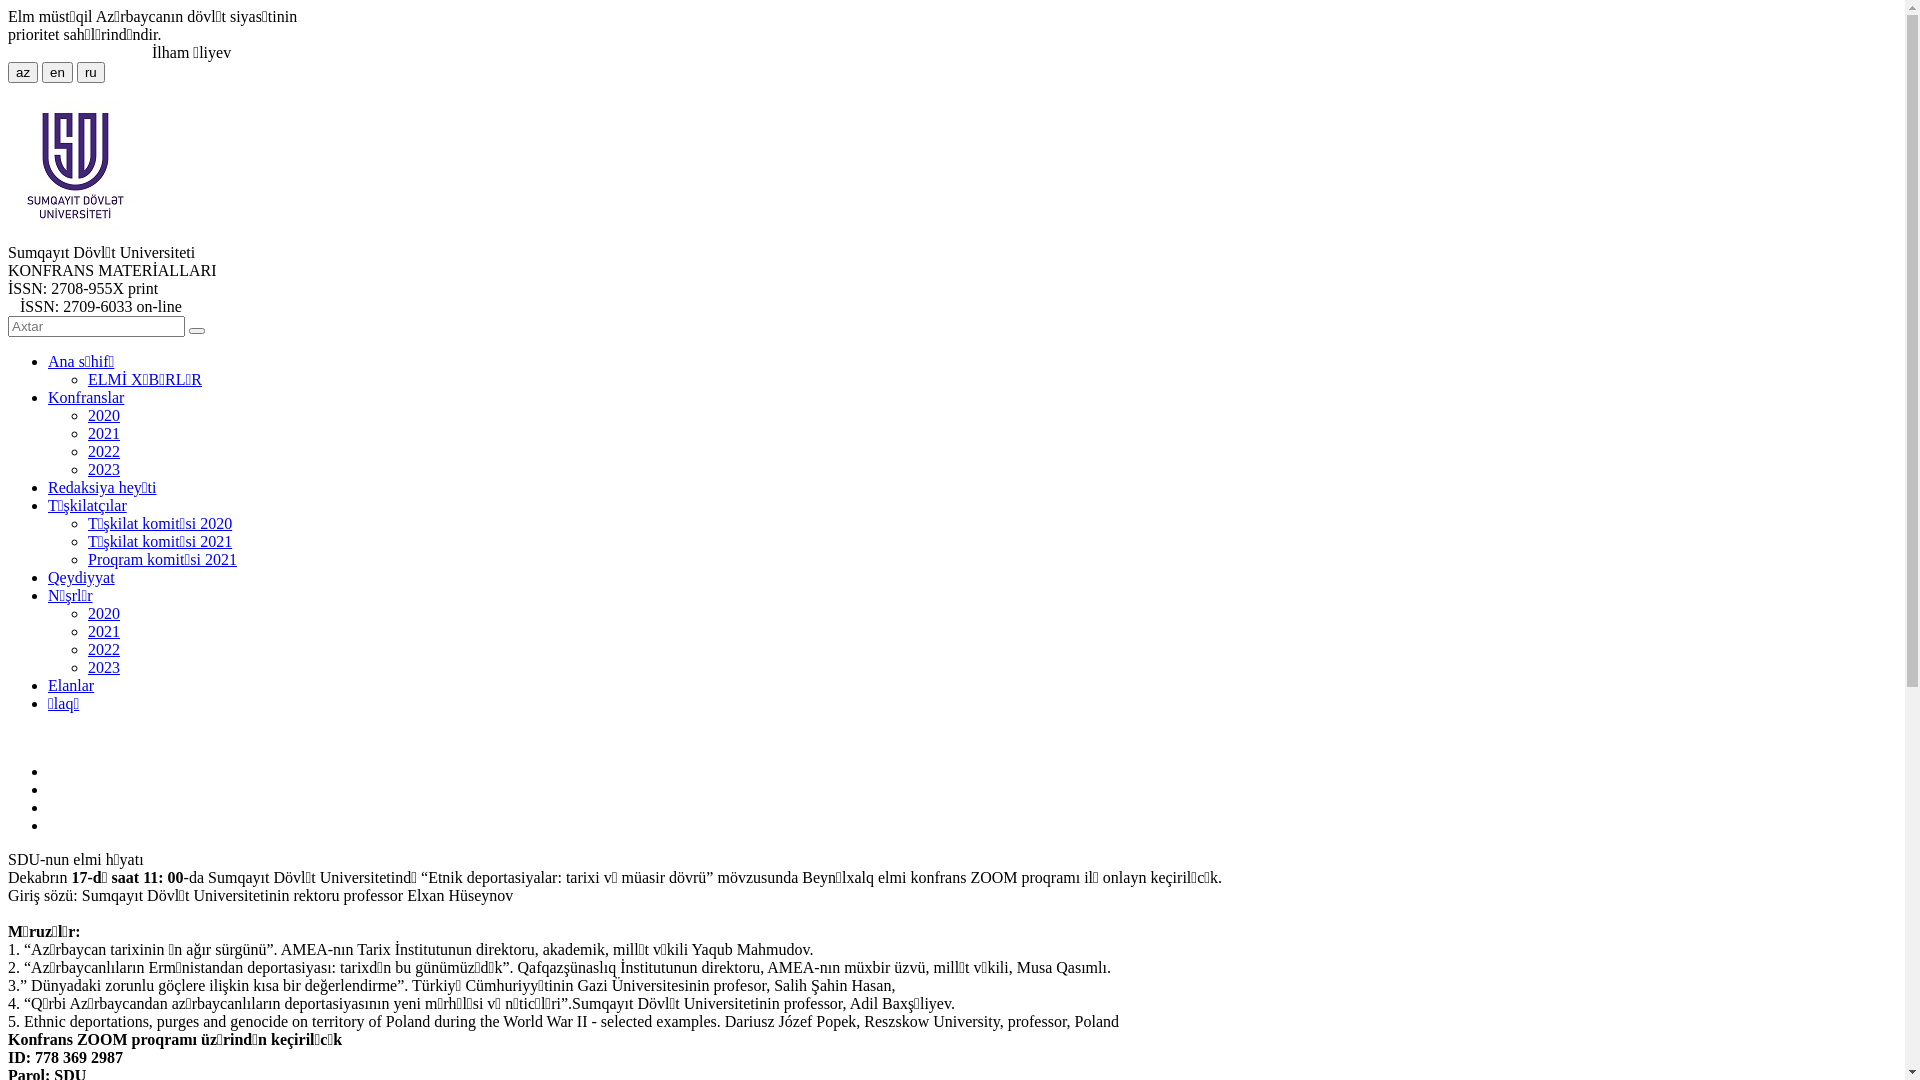  Describe the element at coordinates (90, 71) in the screenshot. I see `'ru'` at that location.